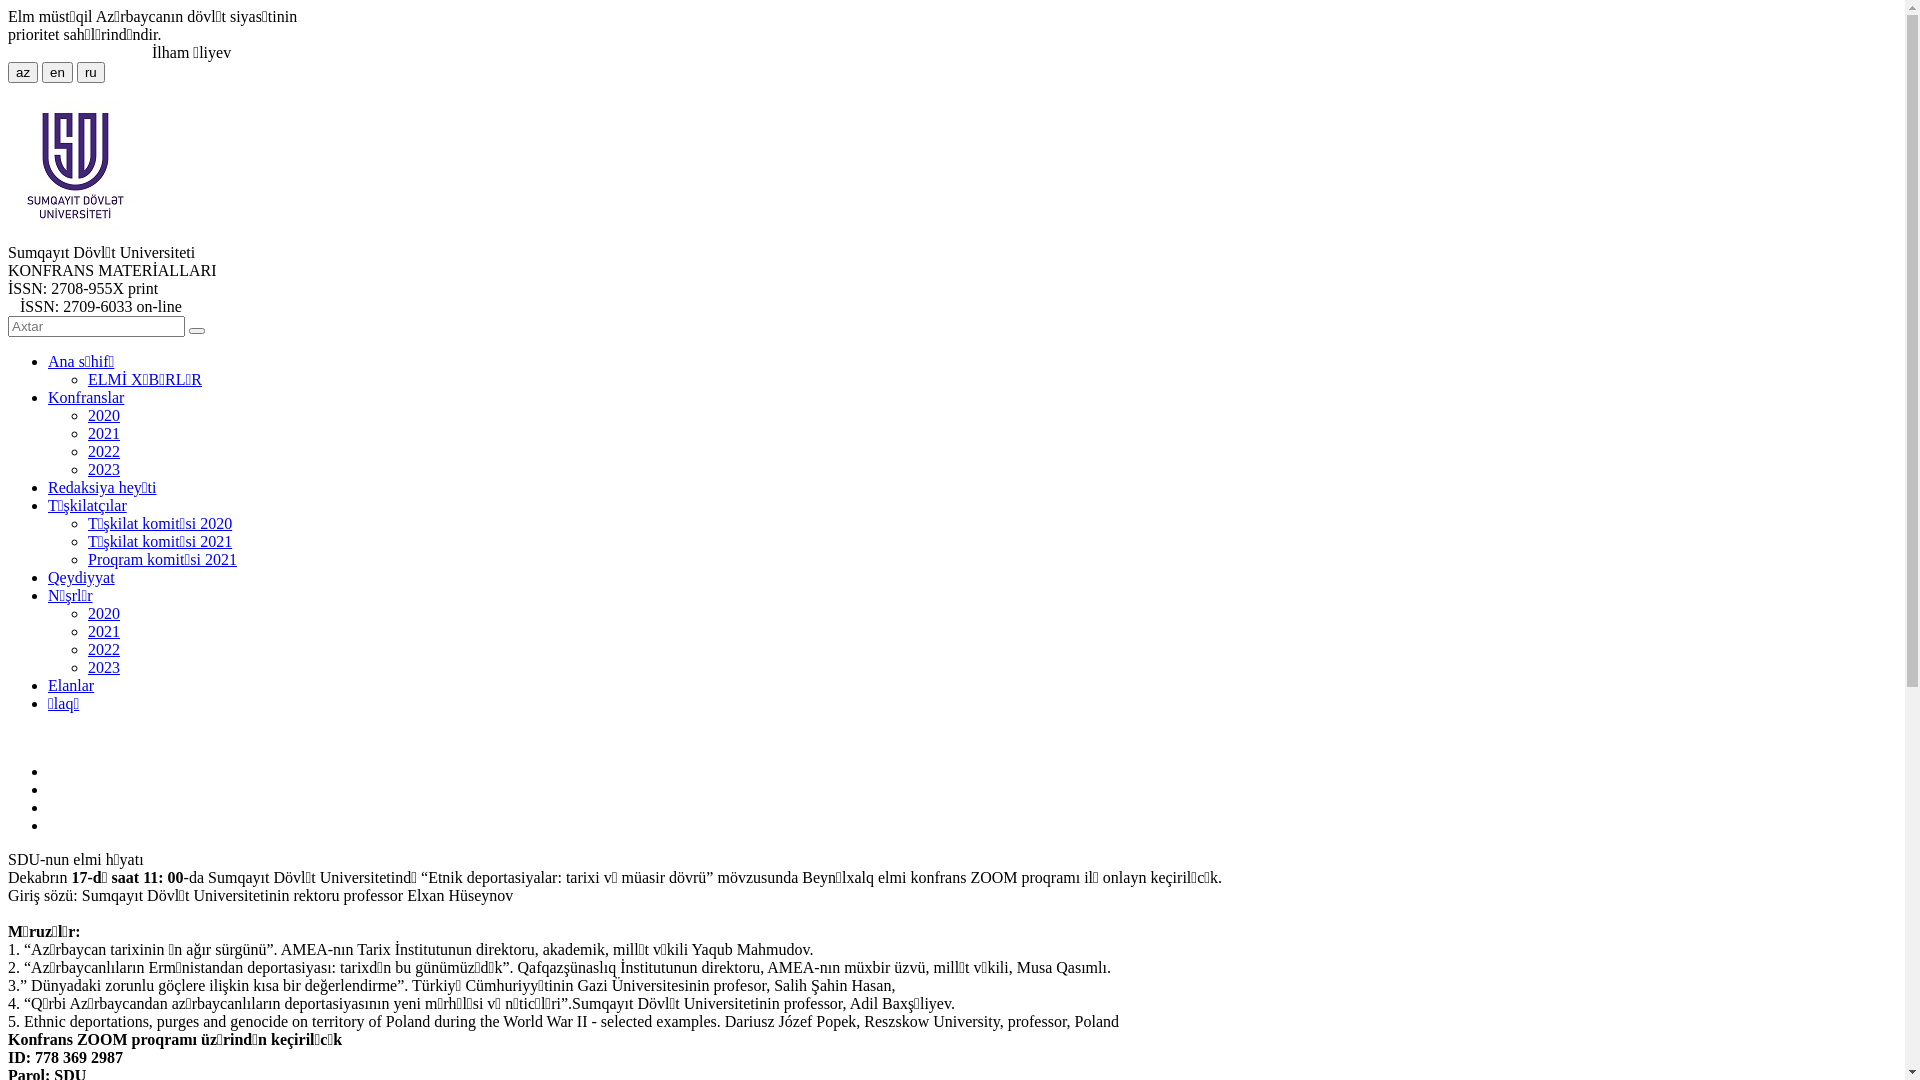  Describe the element at coordinates (90, 71) in the screenshot. I see `'ru'` at that location.